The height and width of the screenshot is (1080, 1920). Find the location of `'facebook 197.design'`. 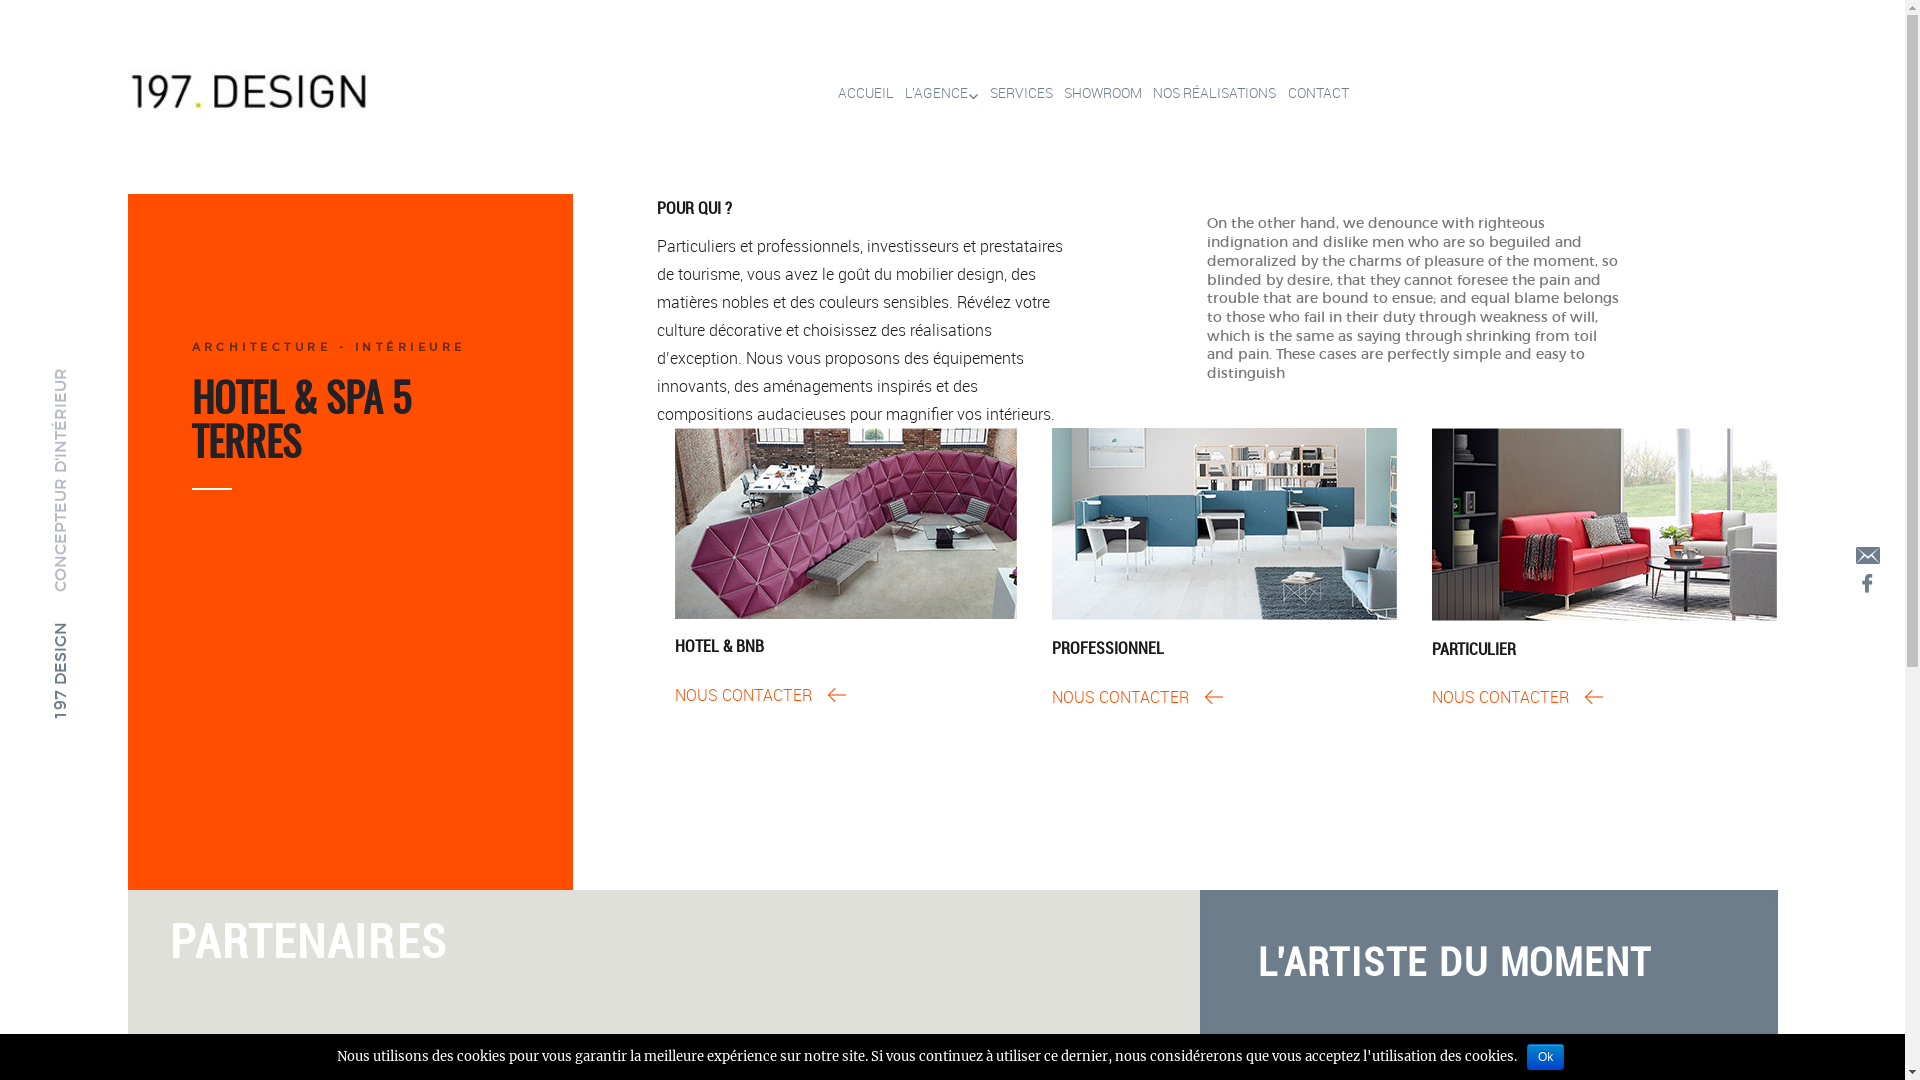

'facebook 197.design' is located at coordinates (1866, 583).